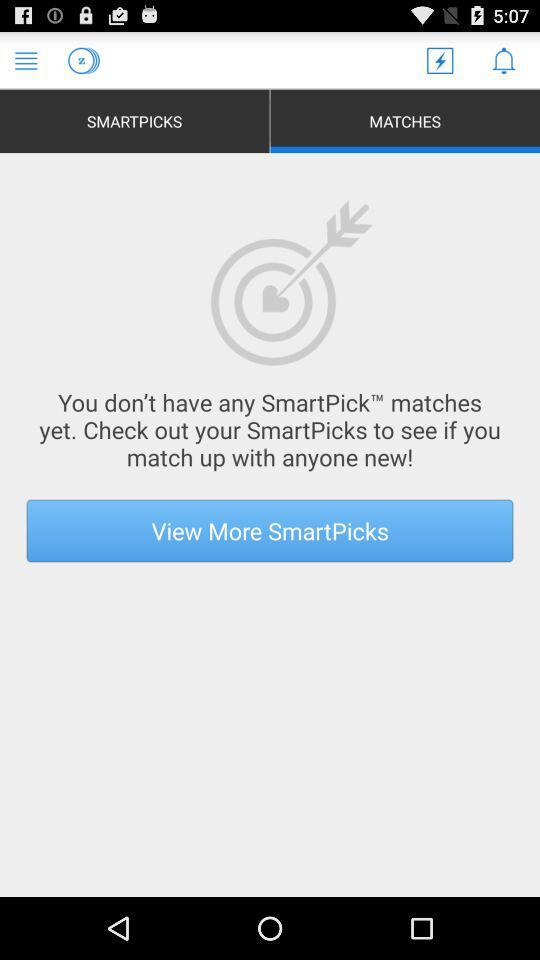 The width and height of the screenshot is (540, 960). What do you see at coordinates (270, 529) in the screenshot?
I see `the view more smartpicks icon` at bounding box center [270, 529].